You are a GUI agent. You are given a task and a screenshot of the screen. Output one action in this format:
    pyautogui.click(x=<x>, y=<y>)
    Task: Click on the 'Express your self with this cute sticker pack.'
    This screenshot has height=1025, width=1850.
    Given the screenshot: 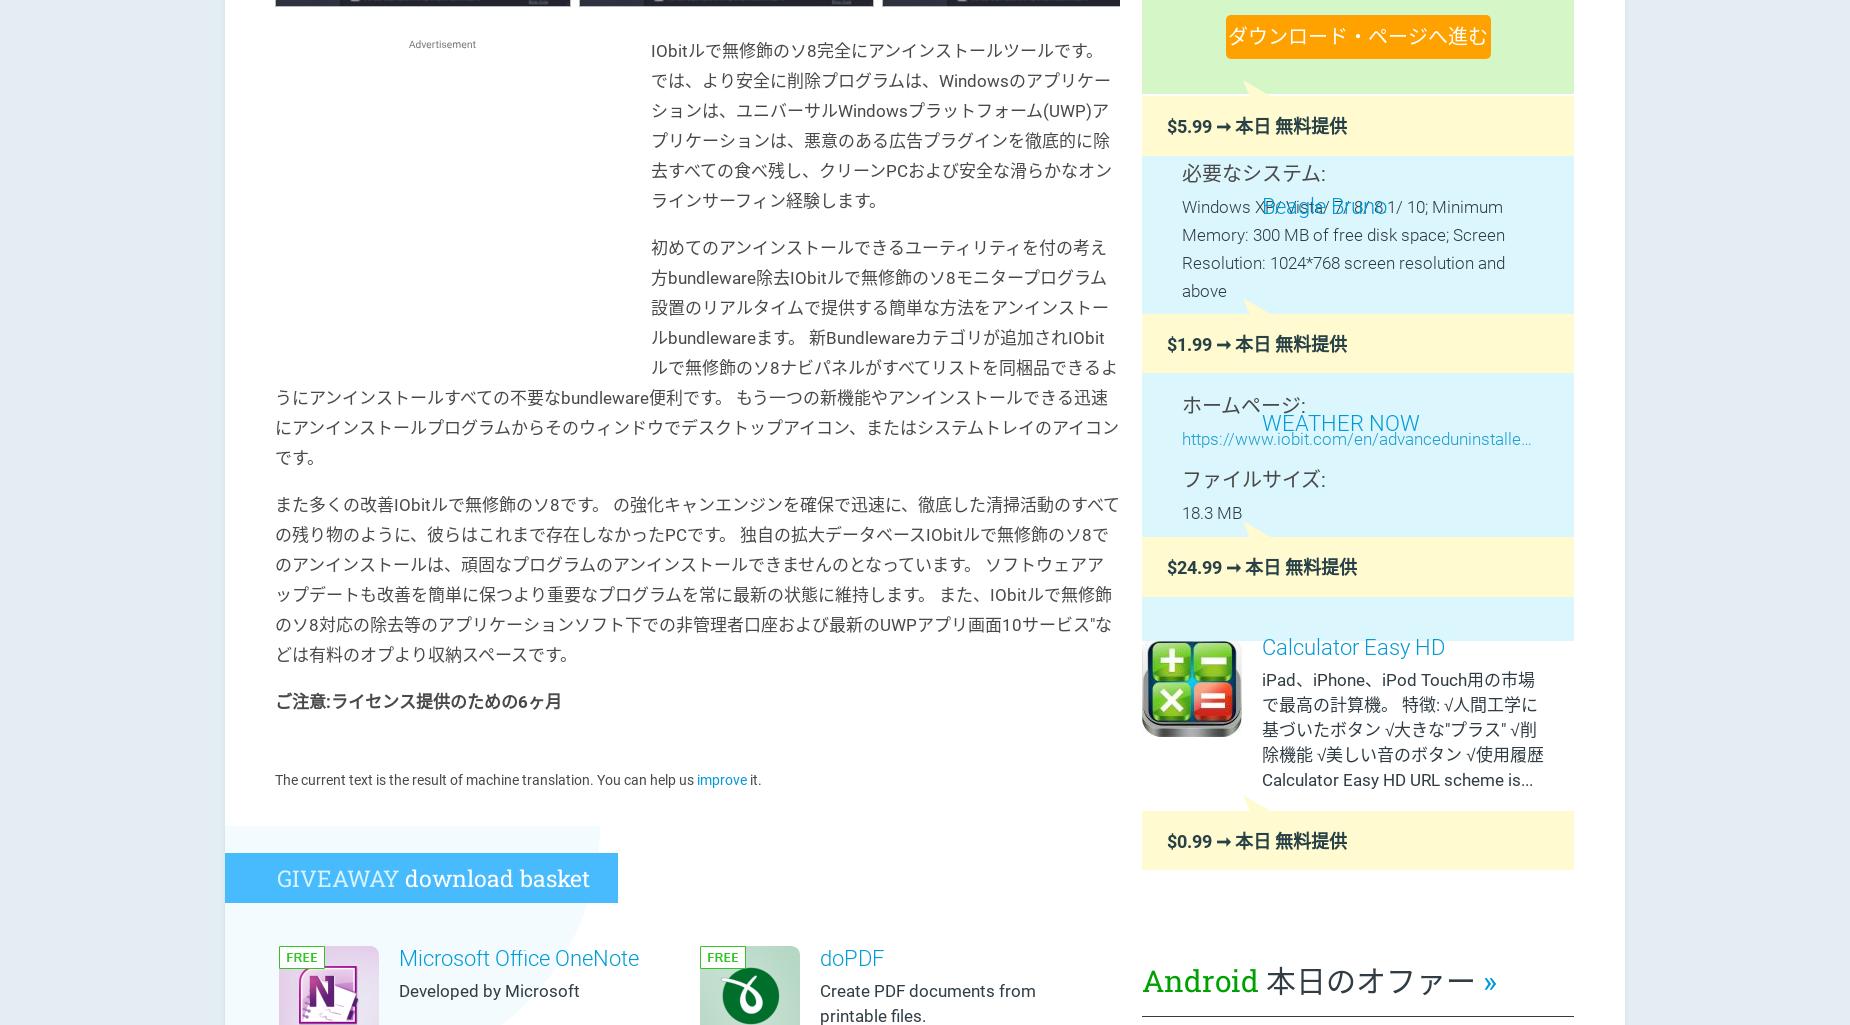 What is the action you would take?
    pyautogui.click(x=1378, y=249)
    